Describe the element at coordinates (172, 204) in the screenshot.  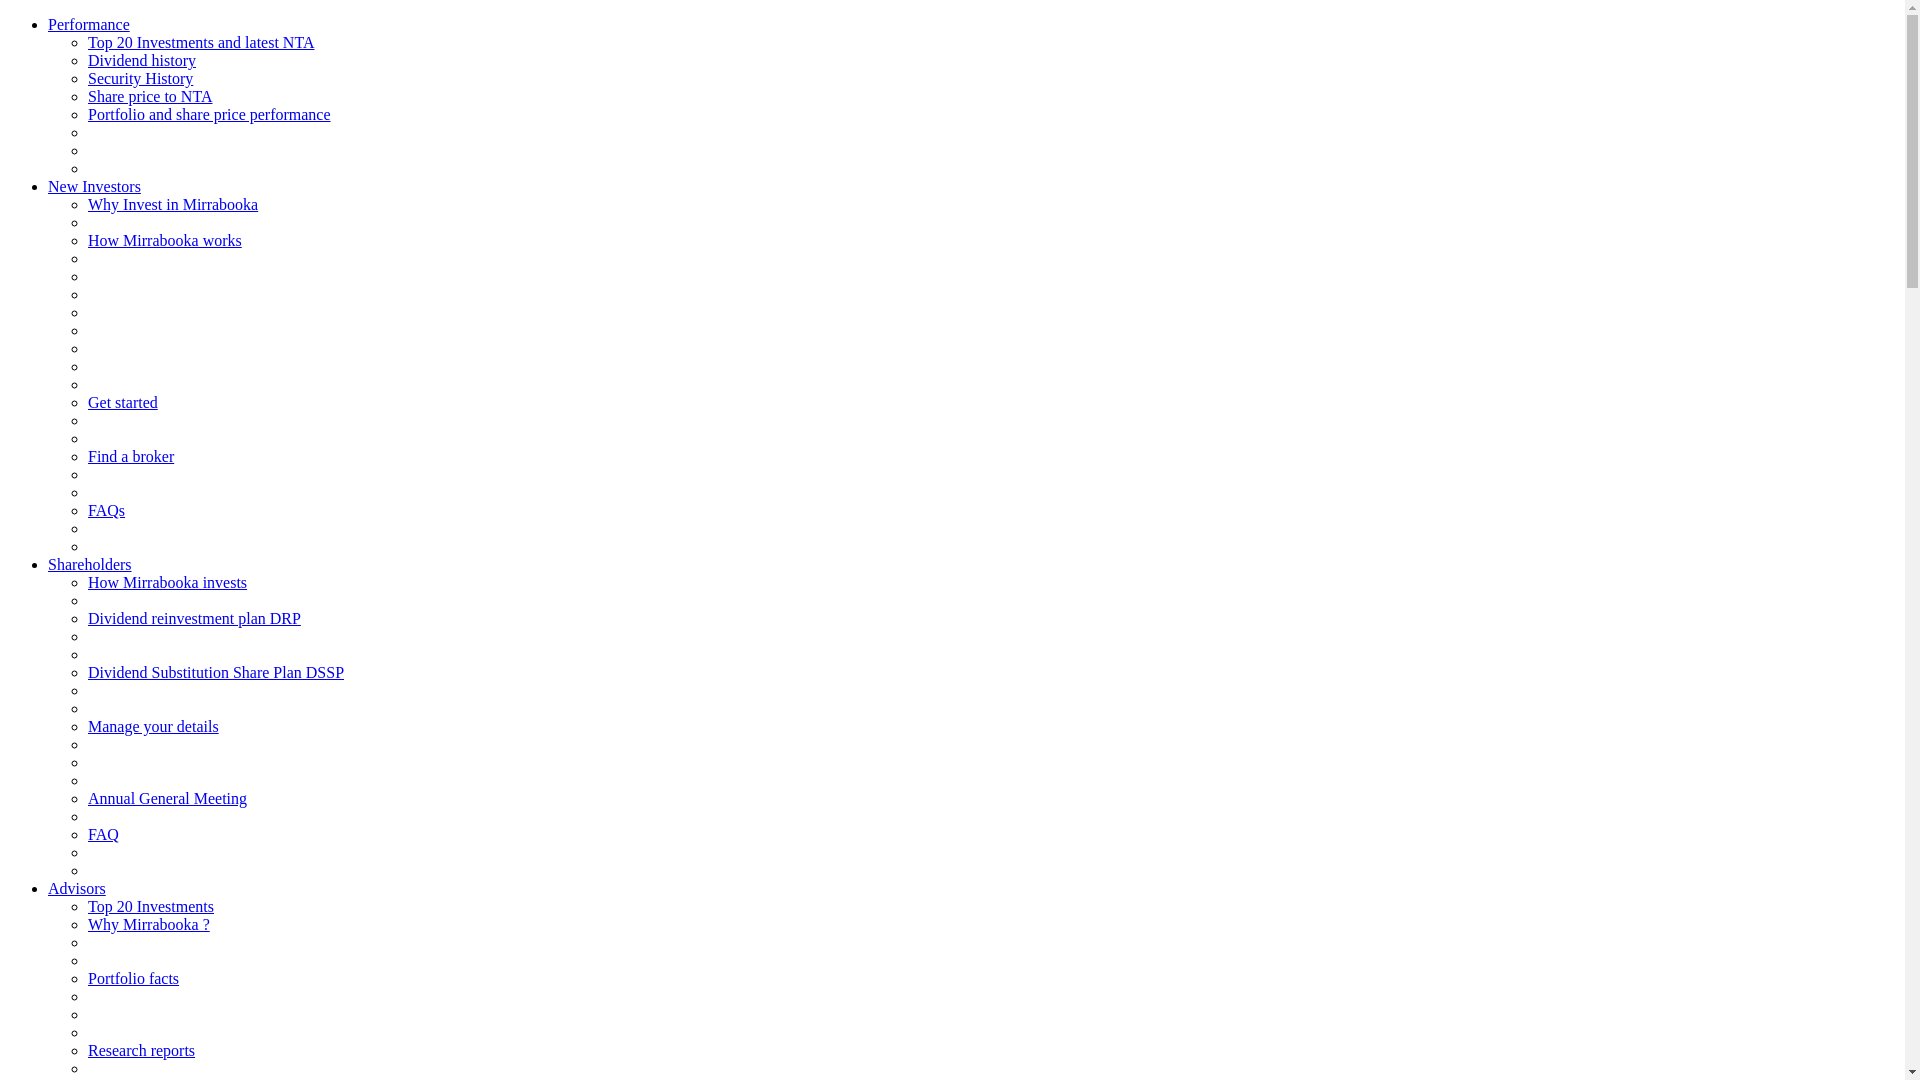
I see `'Why Invest in Mirrabooka'` at that location.